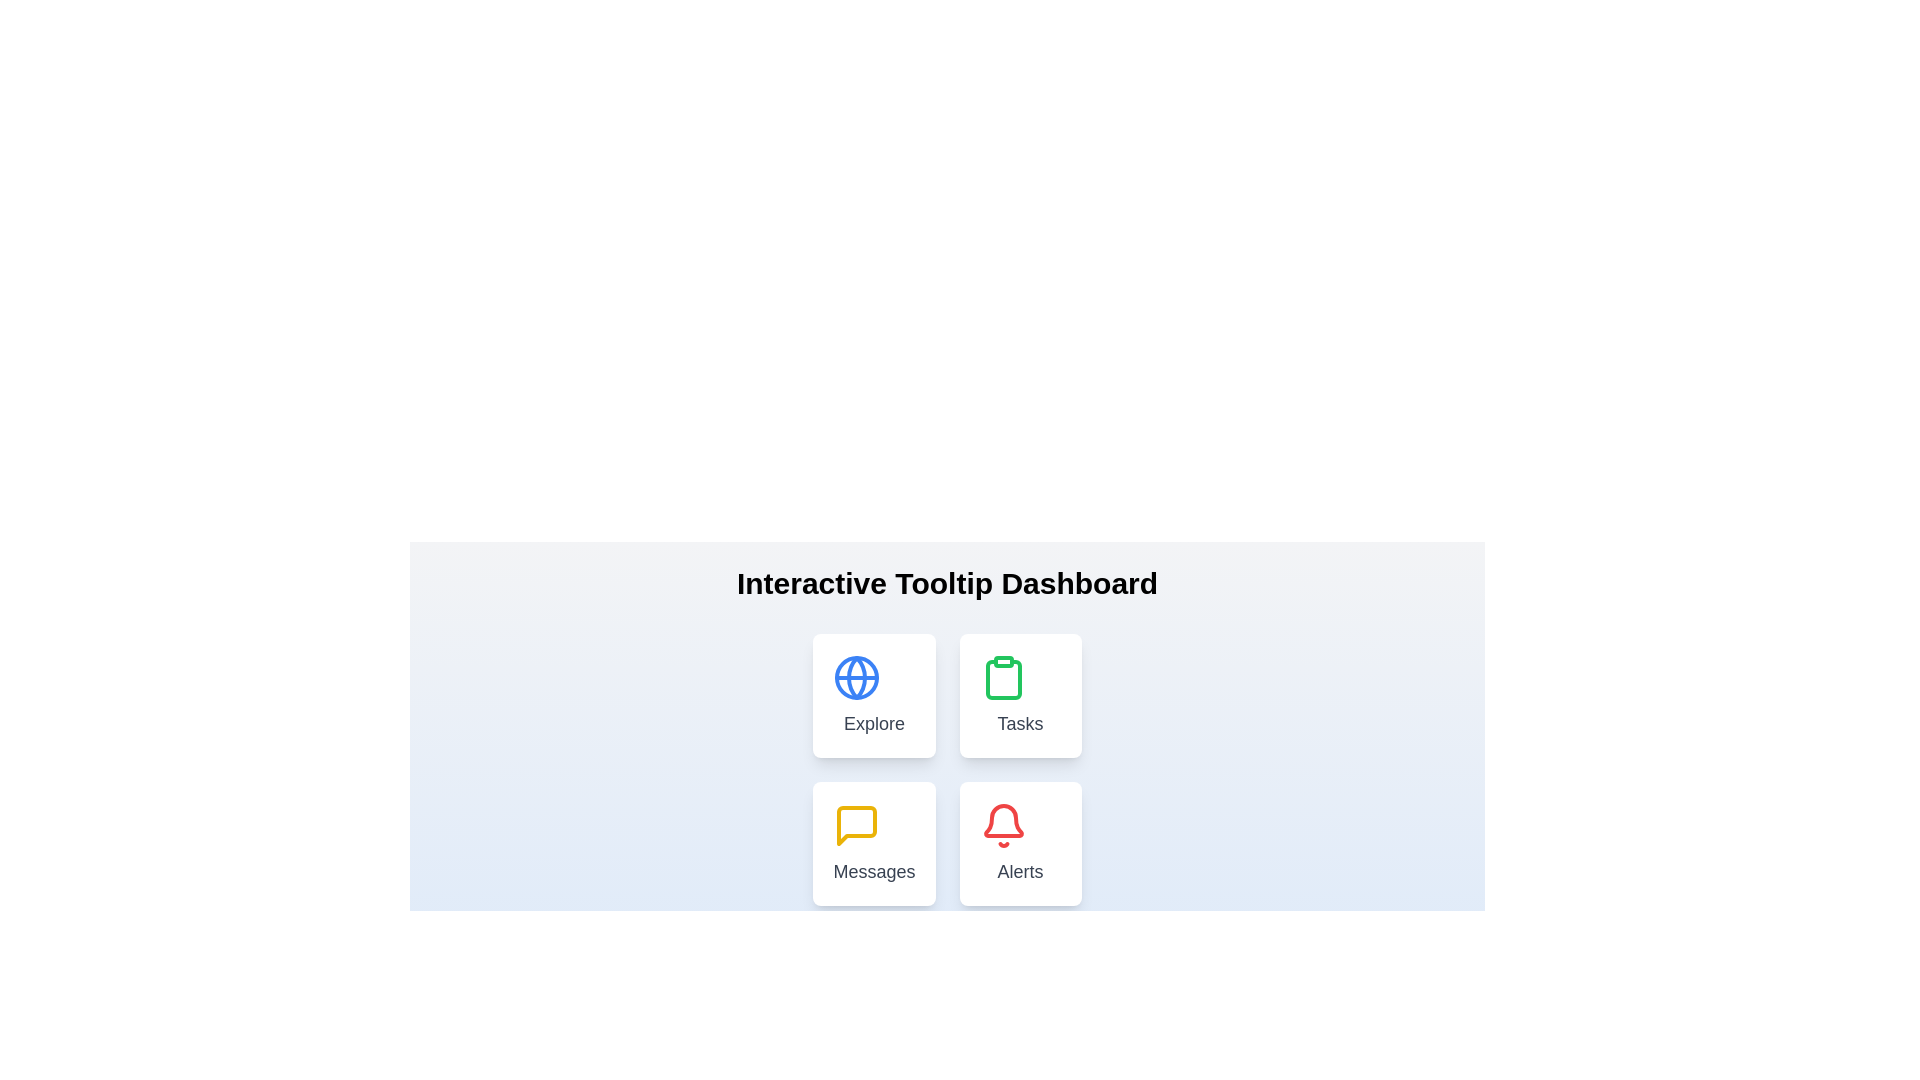 The width and height of the screenshot is (1920, 1080). I want to click on the yellow speech bubble icon that resembles a message symbol, located in the lower-left square of the dashboard grid labeled 'Messages.', so click(857, 825).